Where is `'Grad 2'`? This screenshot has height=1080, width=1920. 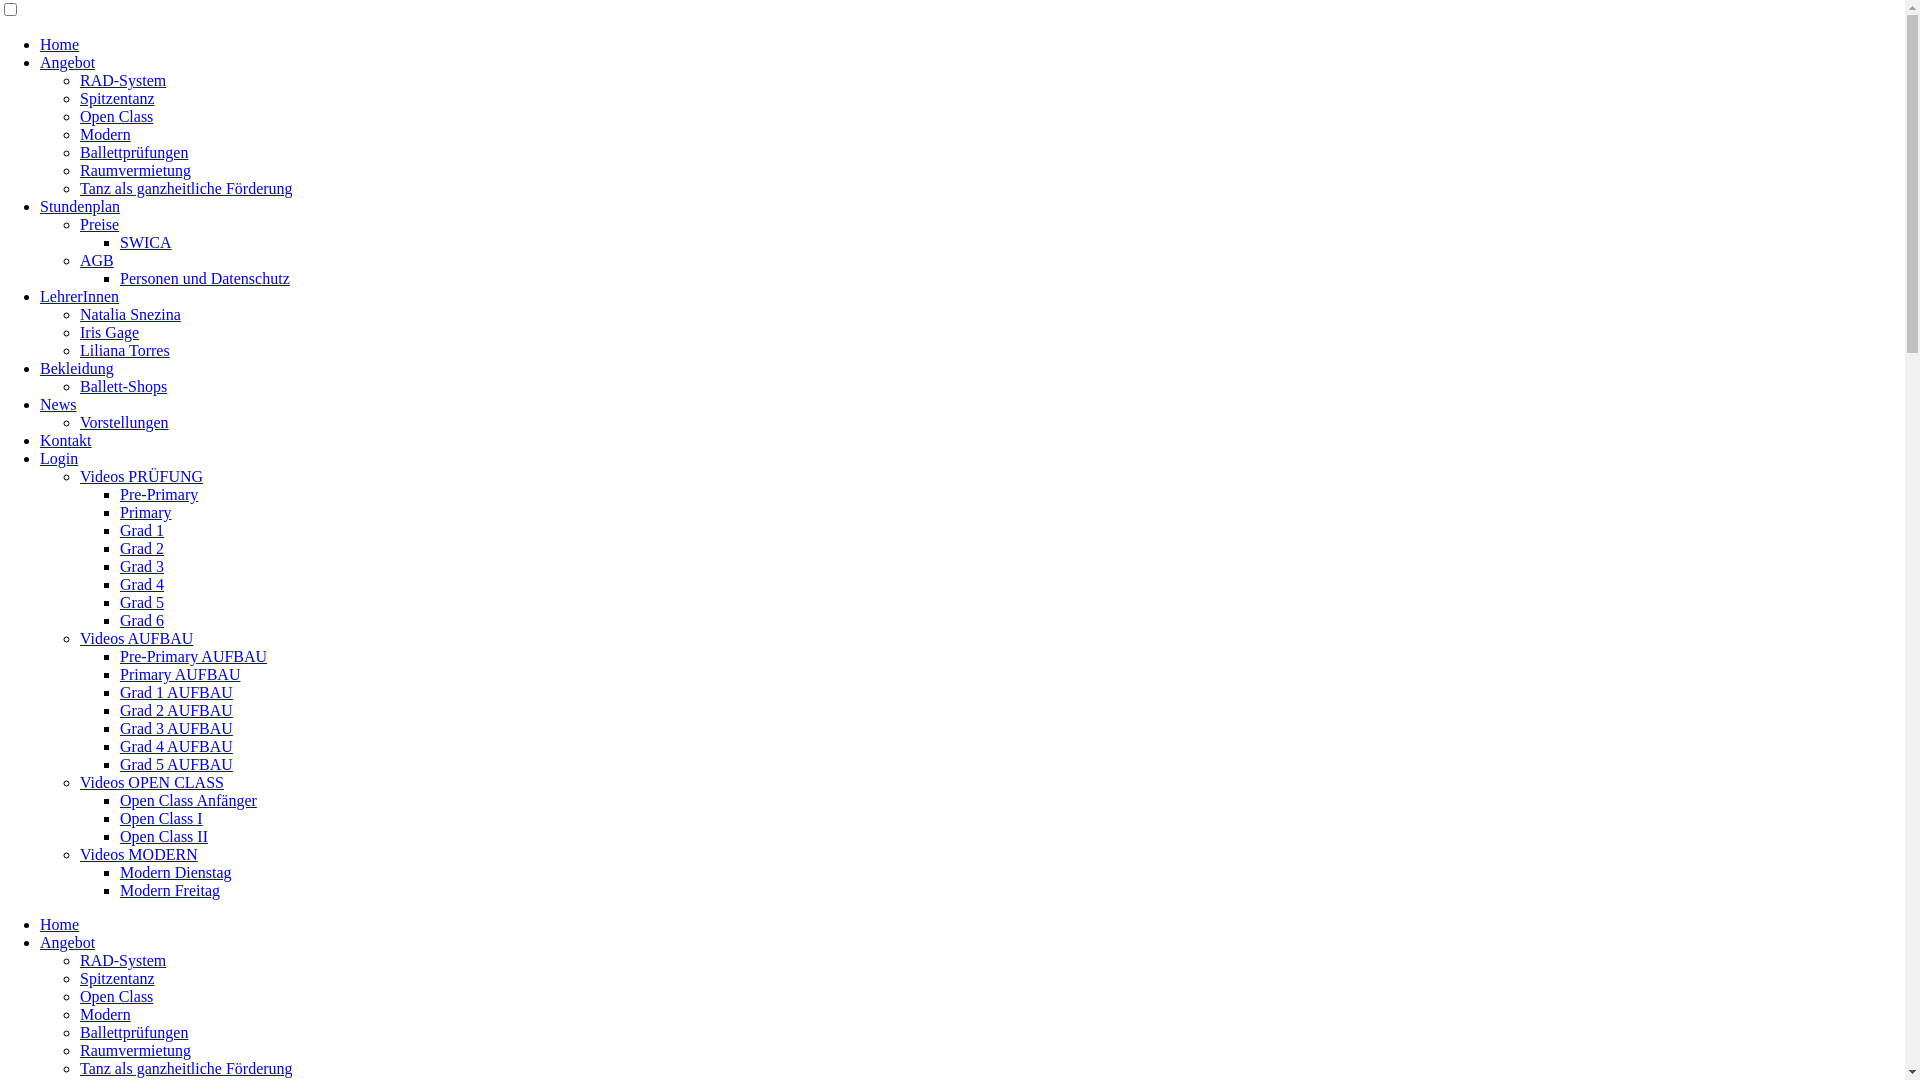
'Grad 2' is located at coordinates (141, 548).